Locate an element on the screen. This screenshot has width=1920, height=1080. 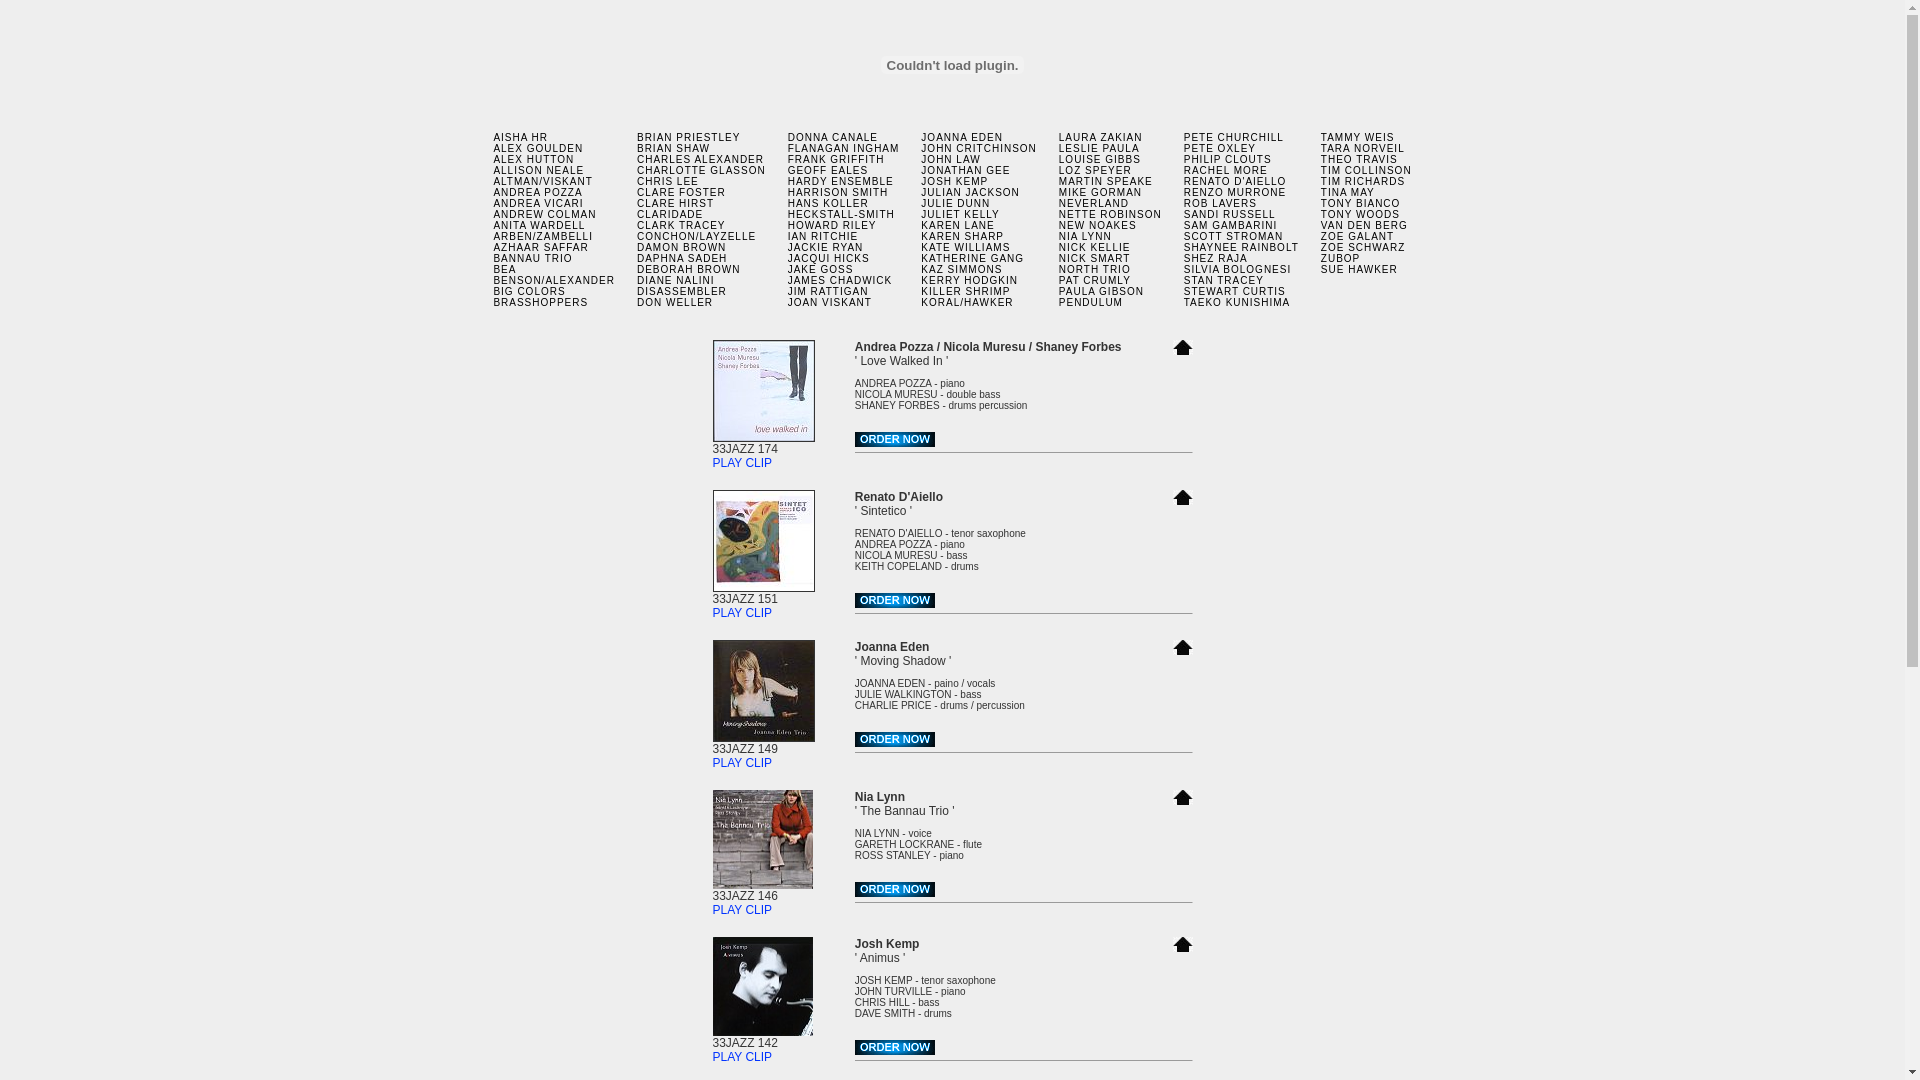
'JIM RATTIGAN' is located at coordinates (828, 291).